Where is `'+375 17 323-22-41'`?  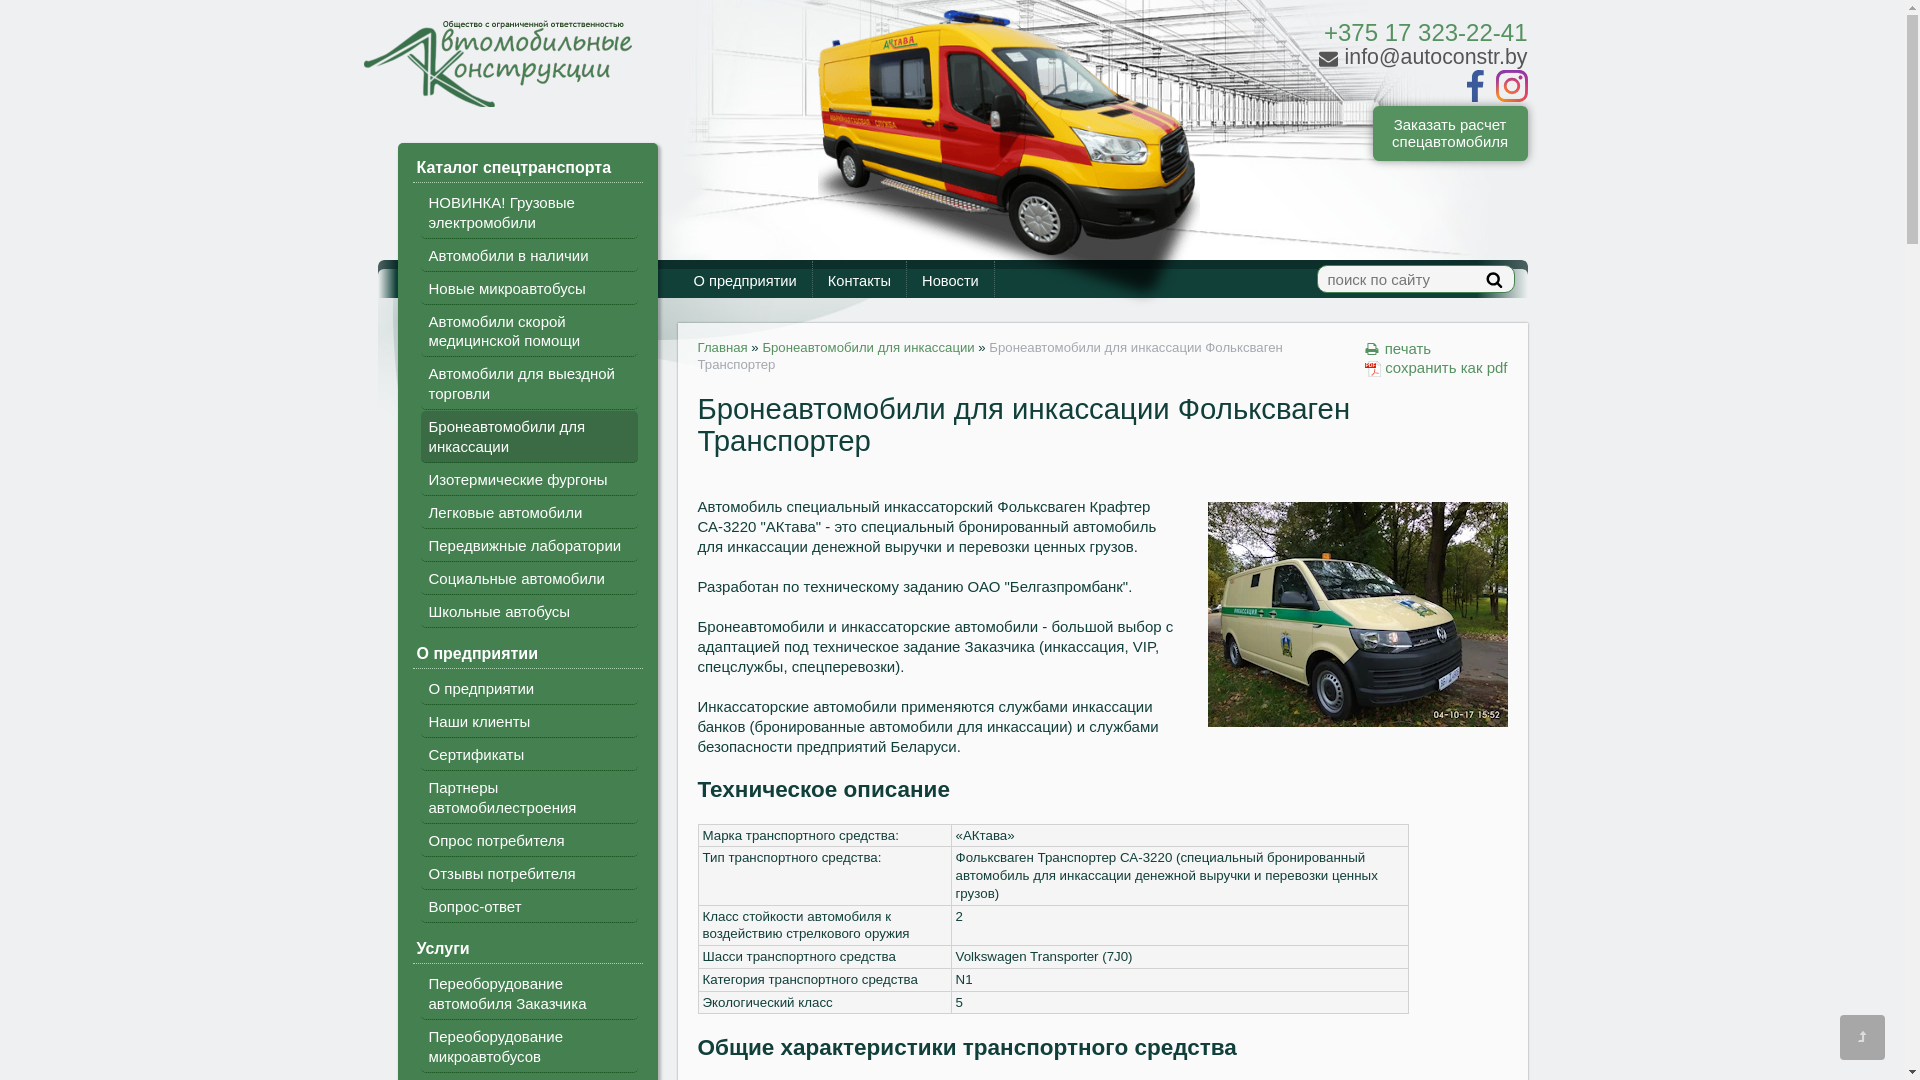 '+375 17 323-22-41' is located at coordinates (1424, 32).